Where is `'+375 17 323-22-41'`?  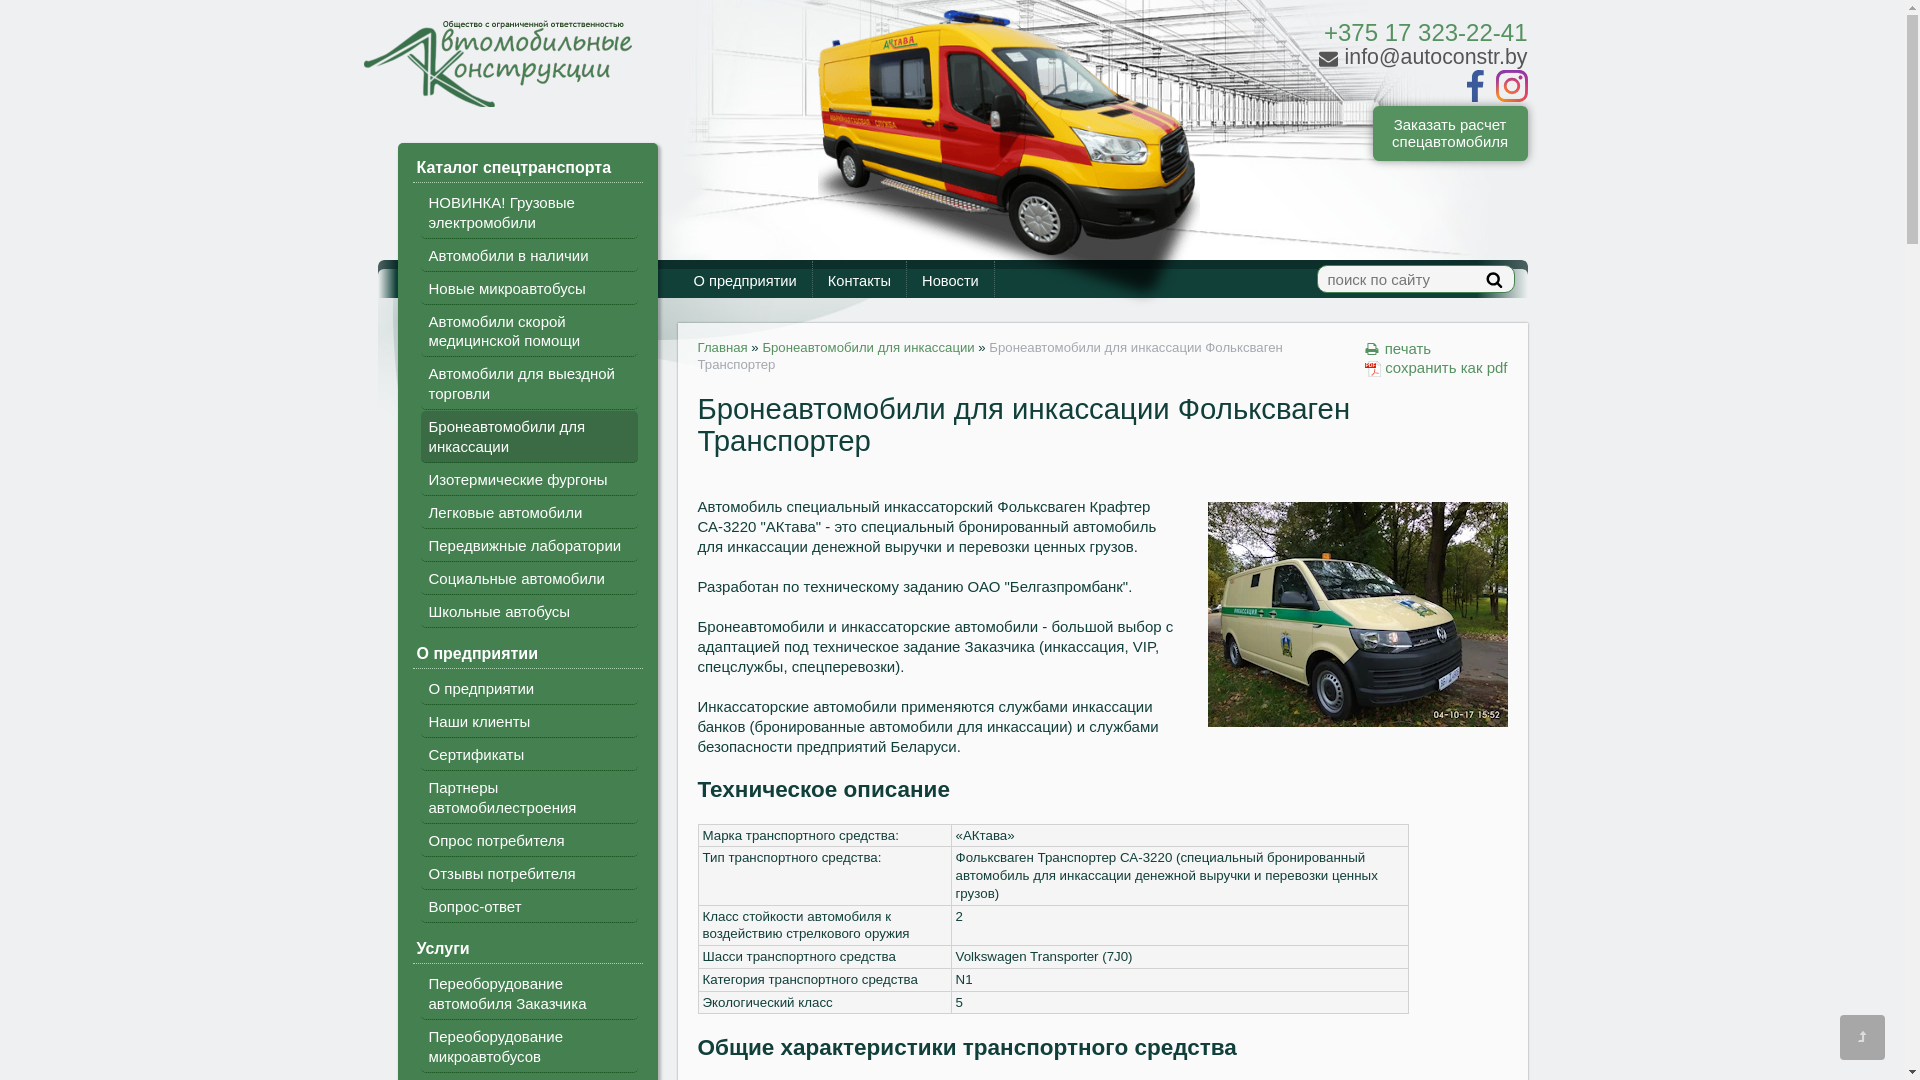 '+375 17 323-22-41' is located at coordinates (1424, 32).